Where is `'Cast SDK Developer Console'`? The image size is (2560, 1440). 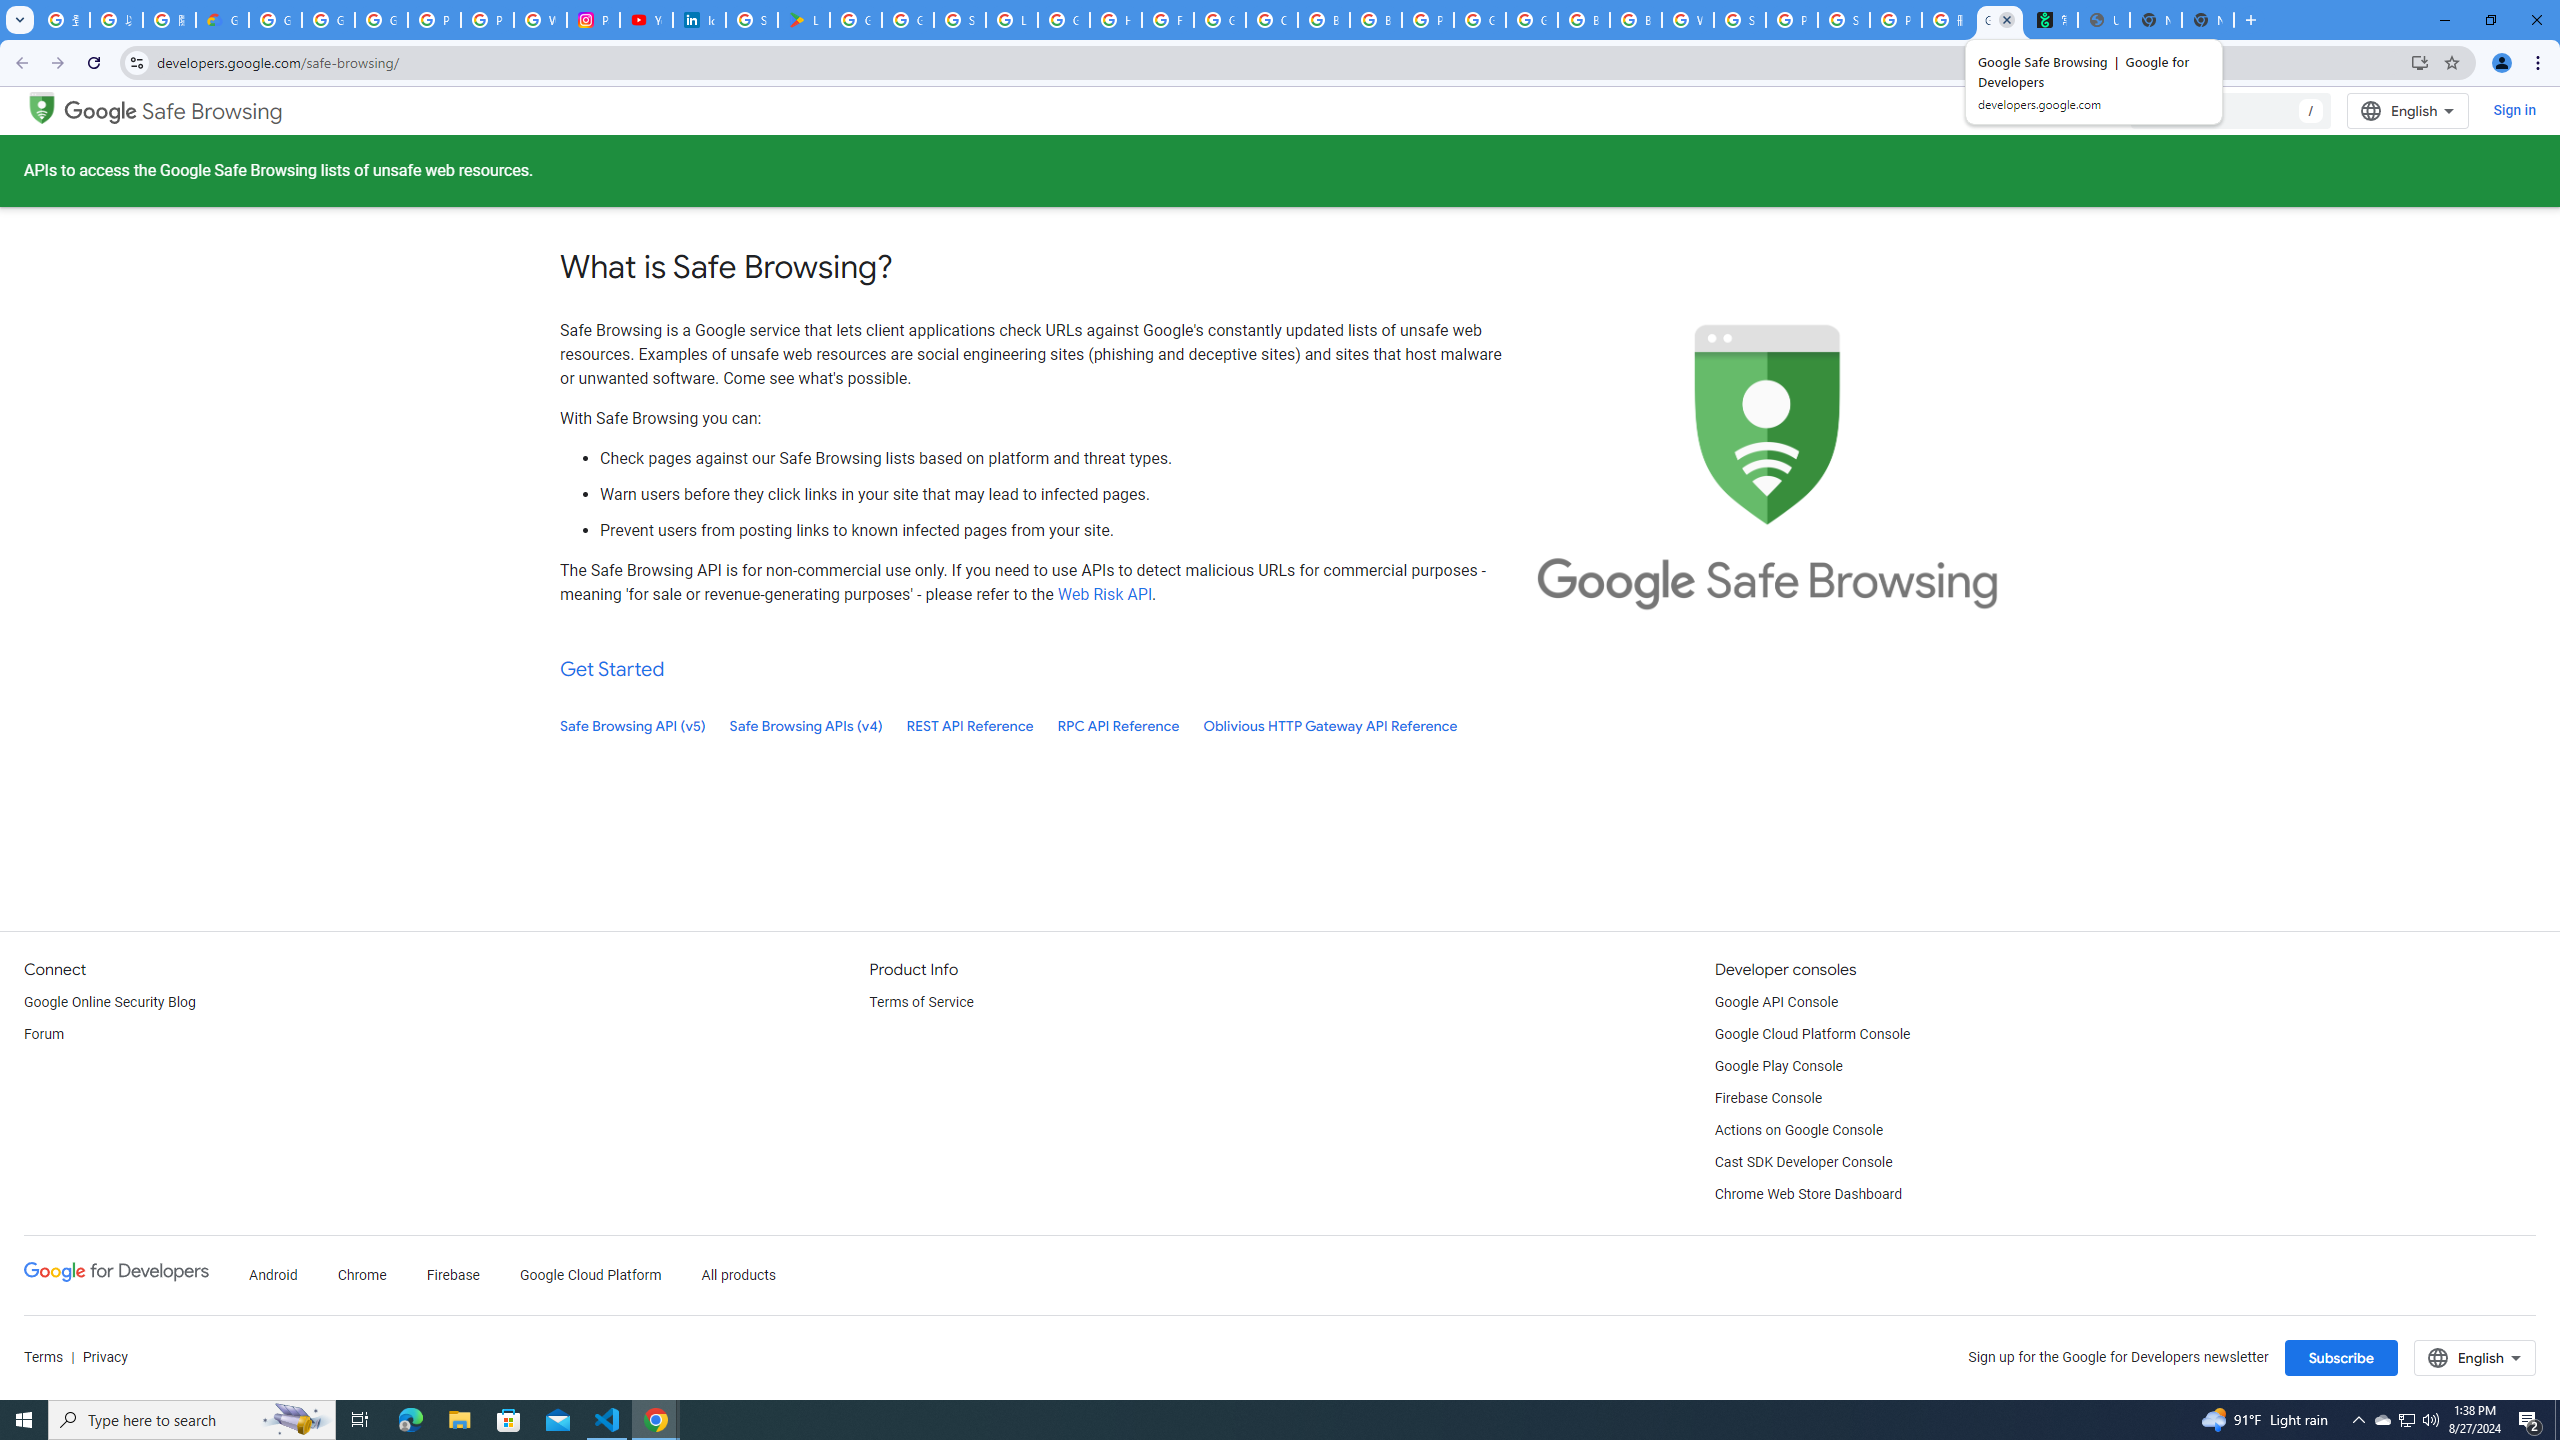
'Cast SDK Developer Console' is located at coordinates (1802, 1163).